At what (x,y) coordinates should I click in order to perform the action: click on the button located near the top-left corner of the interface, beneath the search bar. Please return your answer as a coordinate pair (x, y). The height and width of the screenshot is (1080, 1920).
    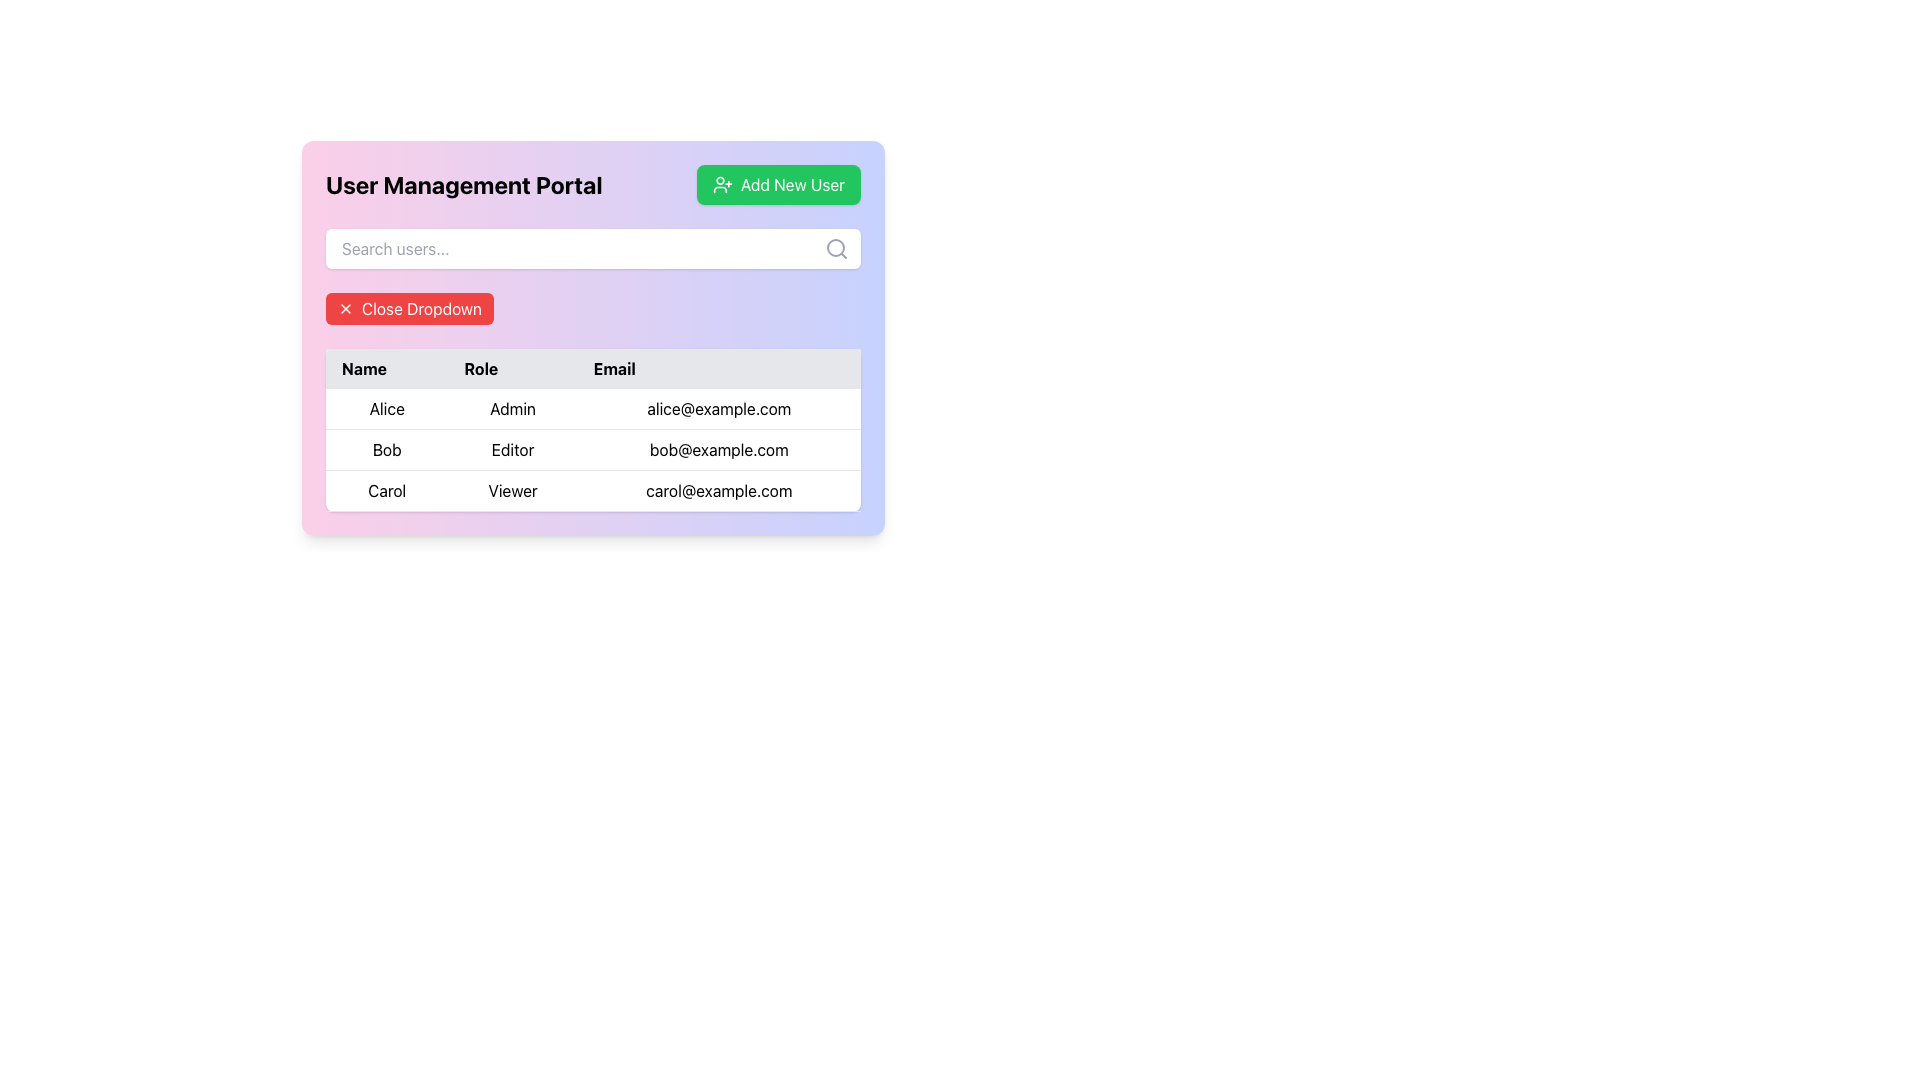
    Looking at the image, I should click on (408, 308).